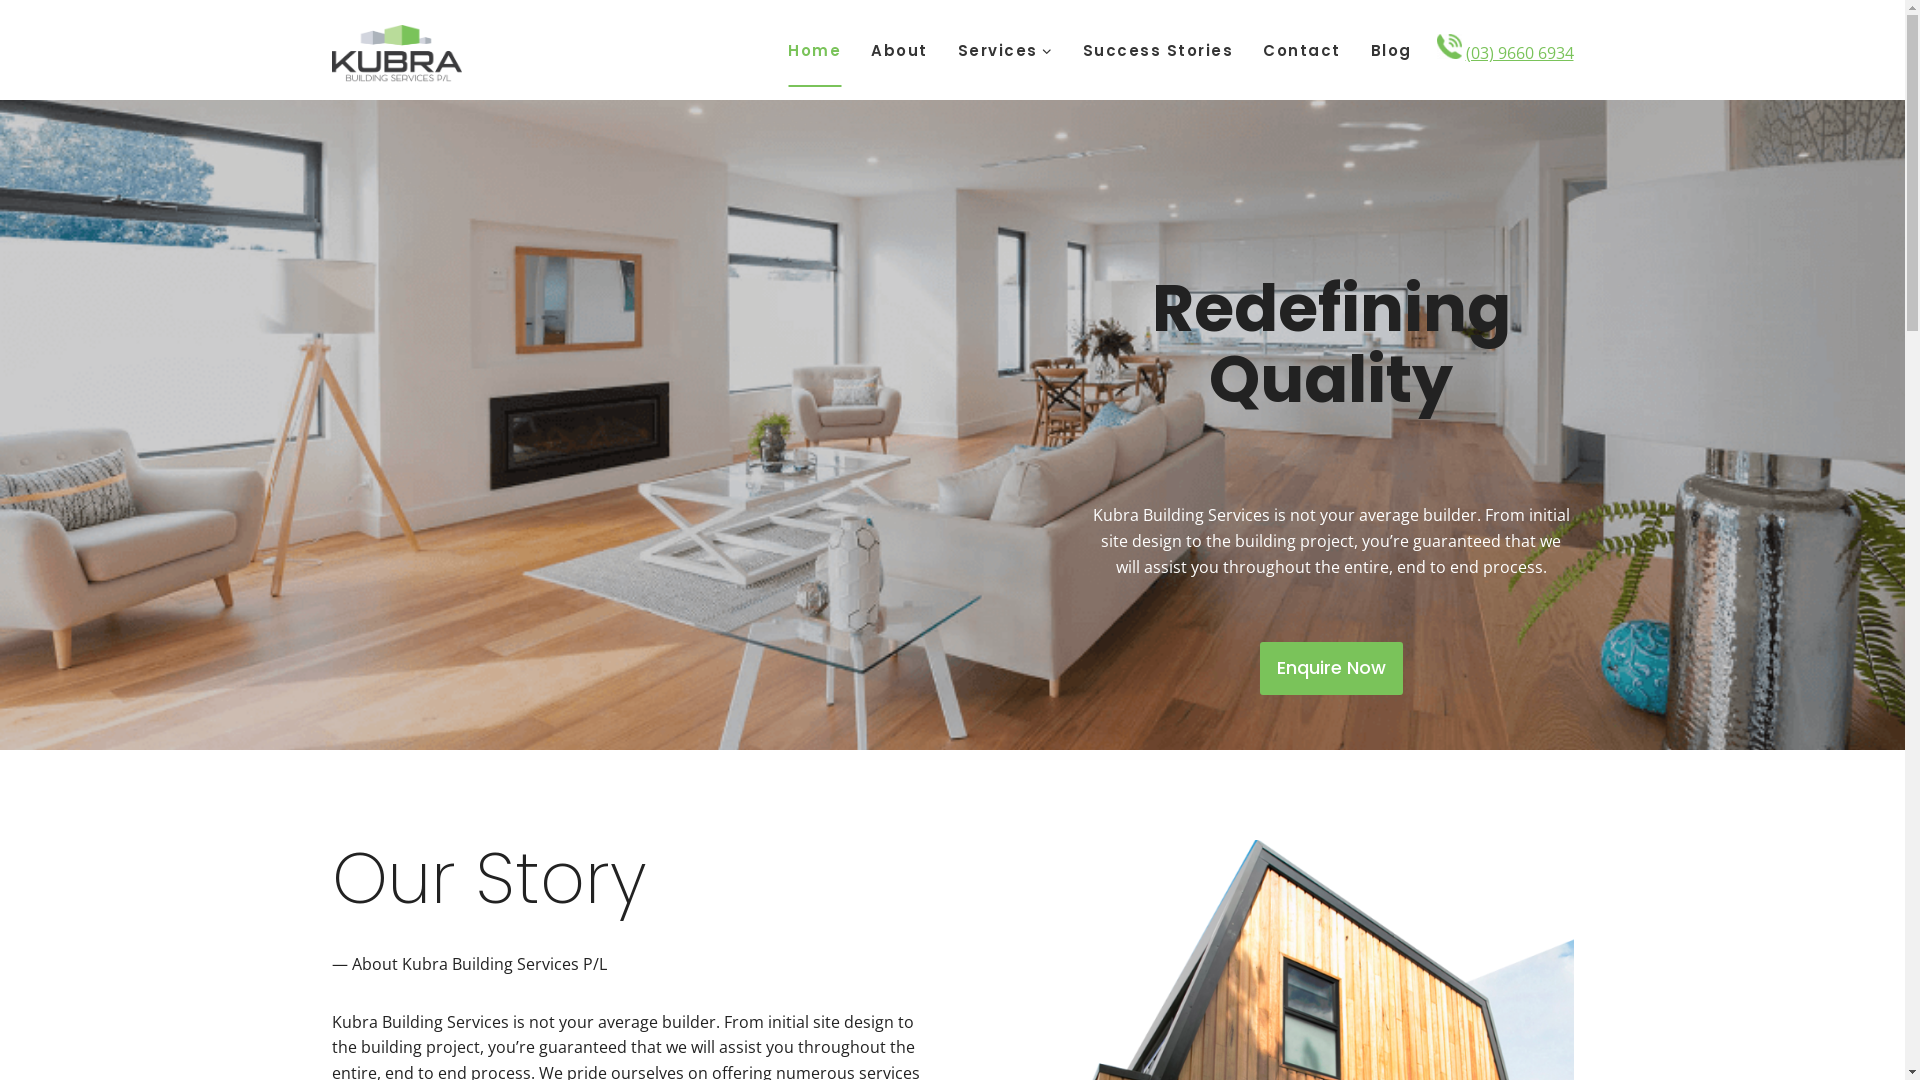  What do you see at coordinates (814, 49) in the screenshot?
I see `'Home'` at bounding box center [814, 49].